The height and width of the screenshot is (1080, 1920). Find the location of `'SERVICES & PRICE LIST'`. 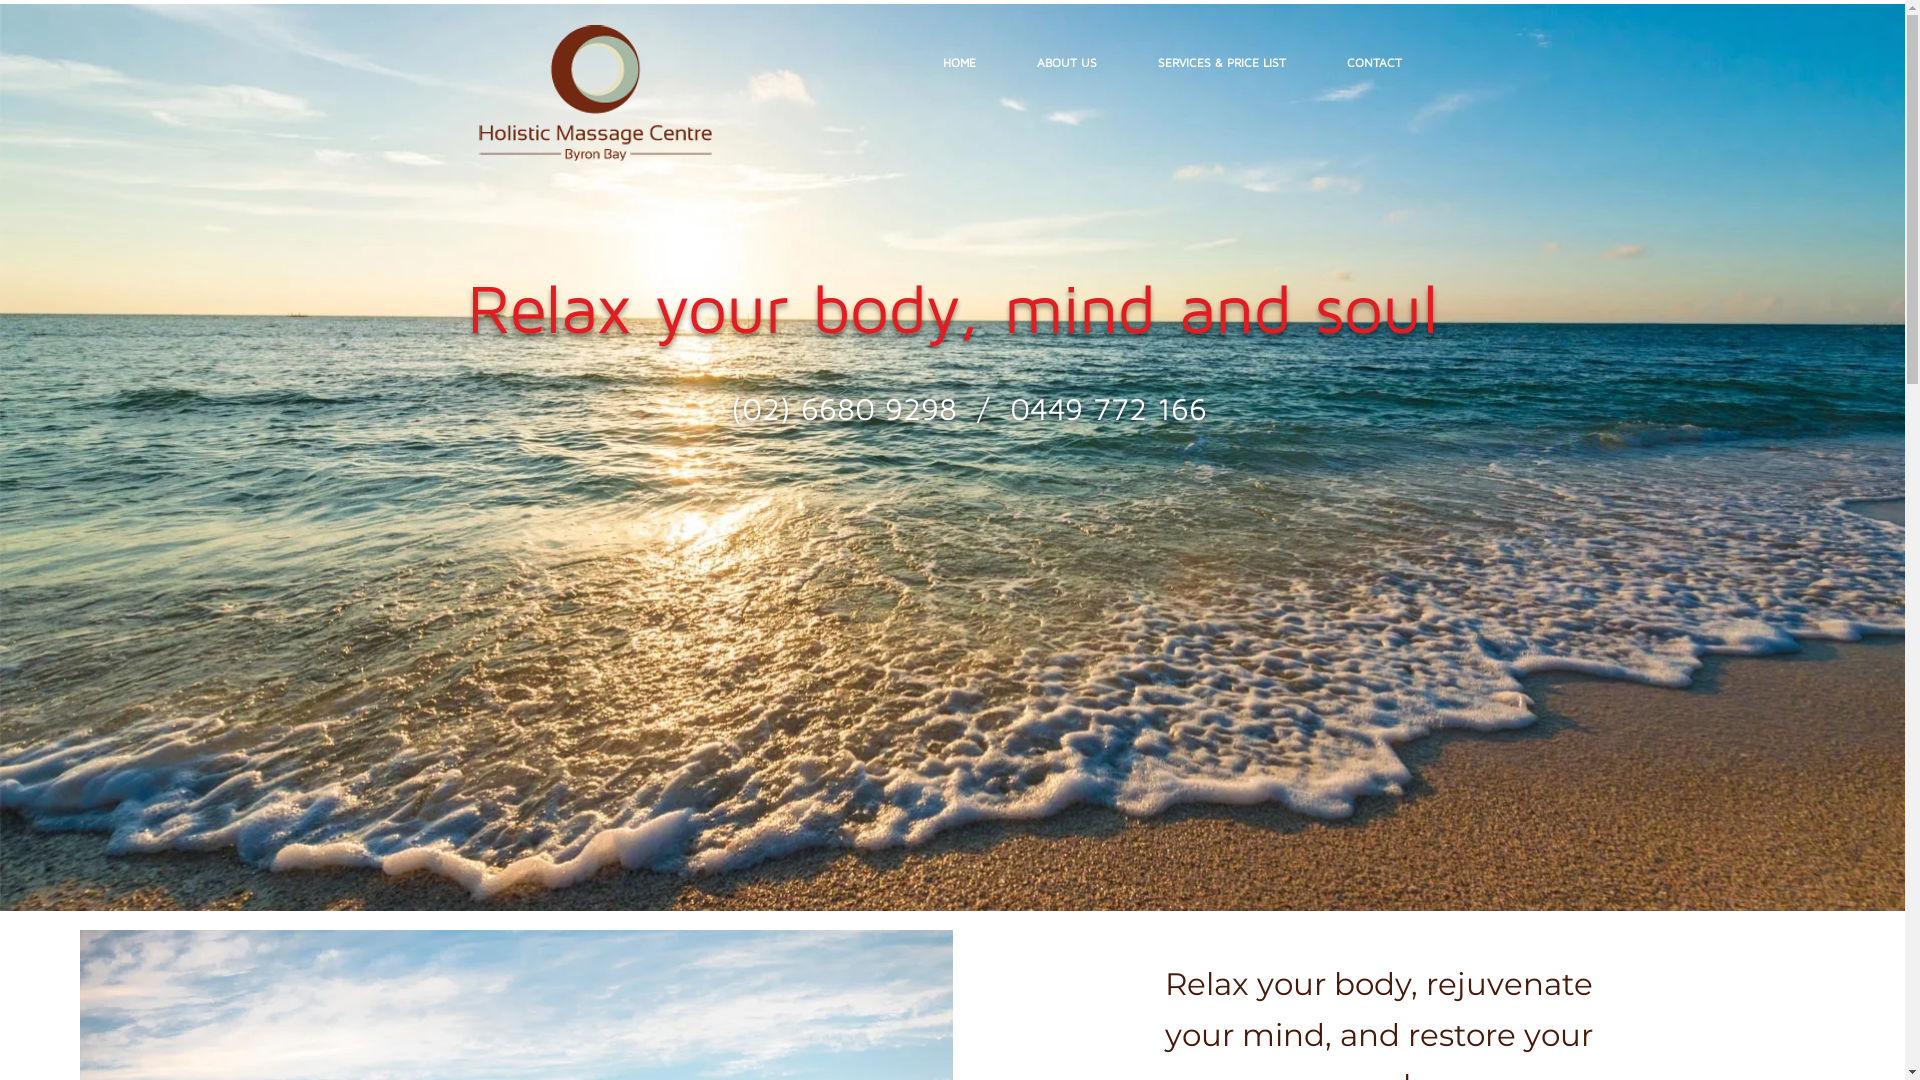

'SERVICES & PRICE LIST' is located at coordinates (1128, 61).